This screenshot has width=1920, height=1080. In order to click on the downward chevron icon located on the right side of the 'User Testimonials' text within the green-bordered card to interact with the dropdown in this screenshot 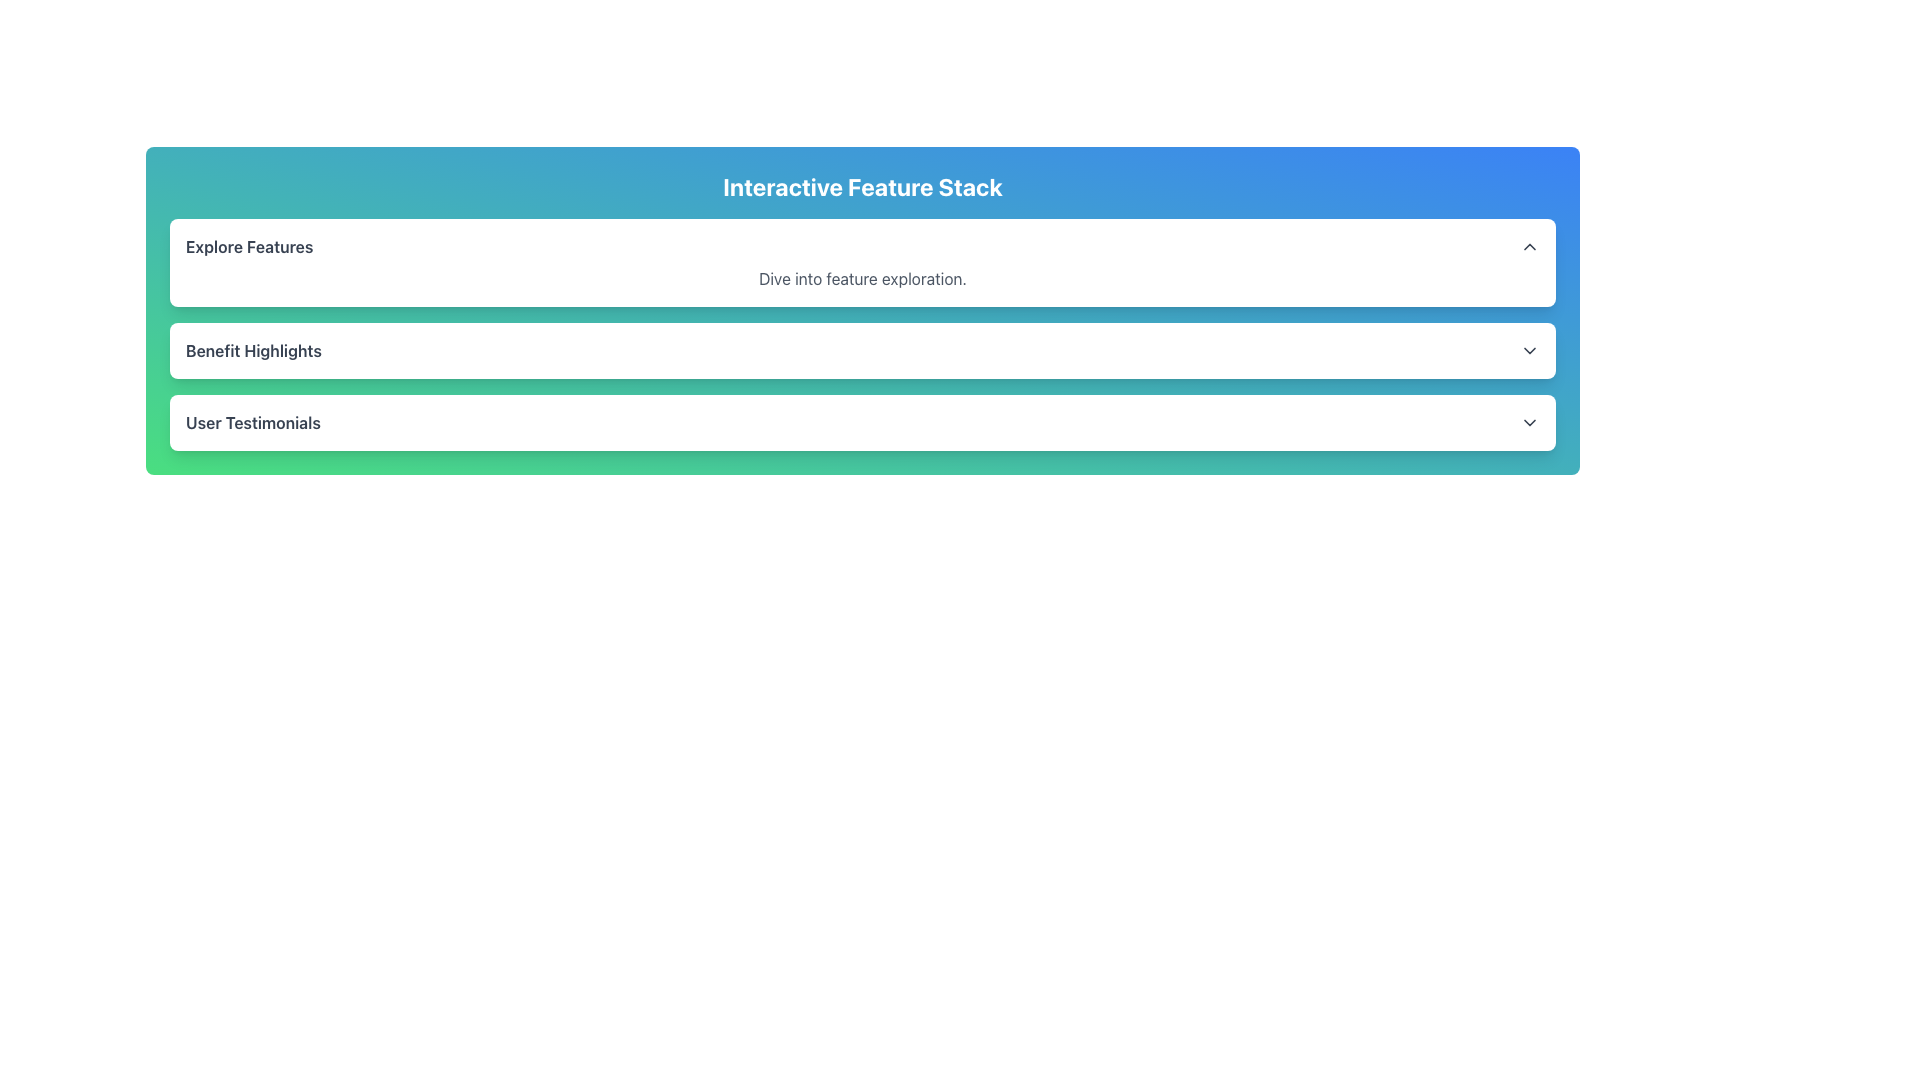, I will do `click(1529, 422)`.